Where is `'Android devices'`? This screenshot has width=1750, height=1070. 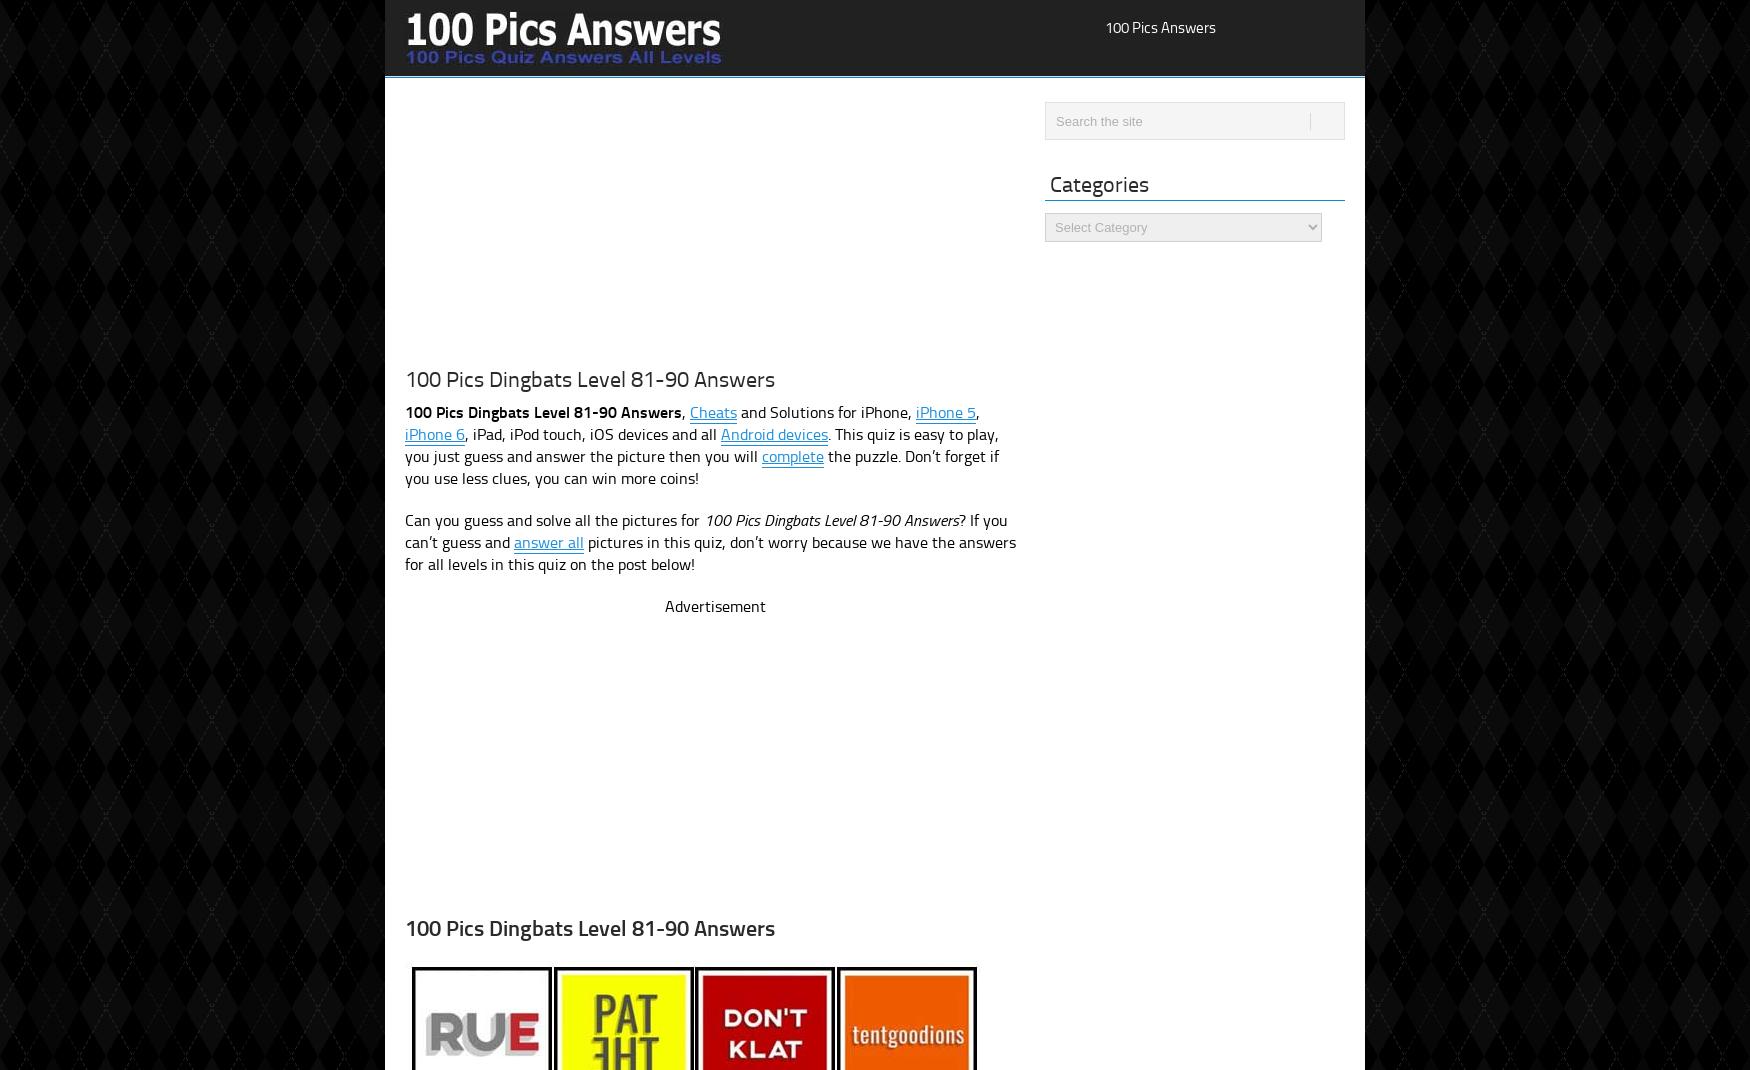
'Android devices' is located at coordinates (773, 433).